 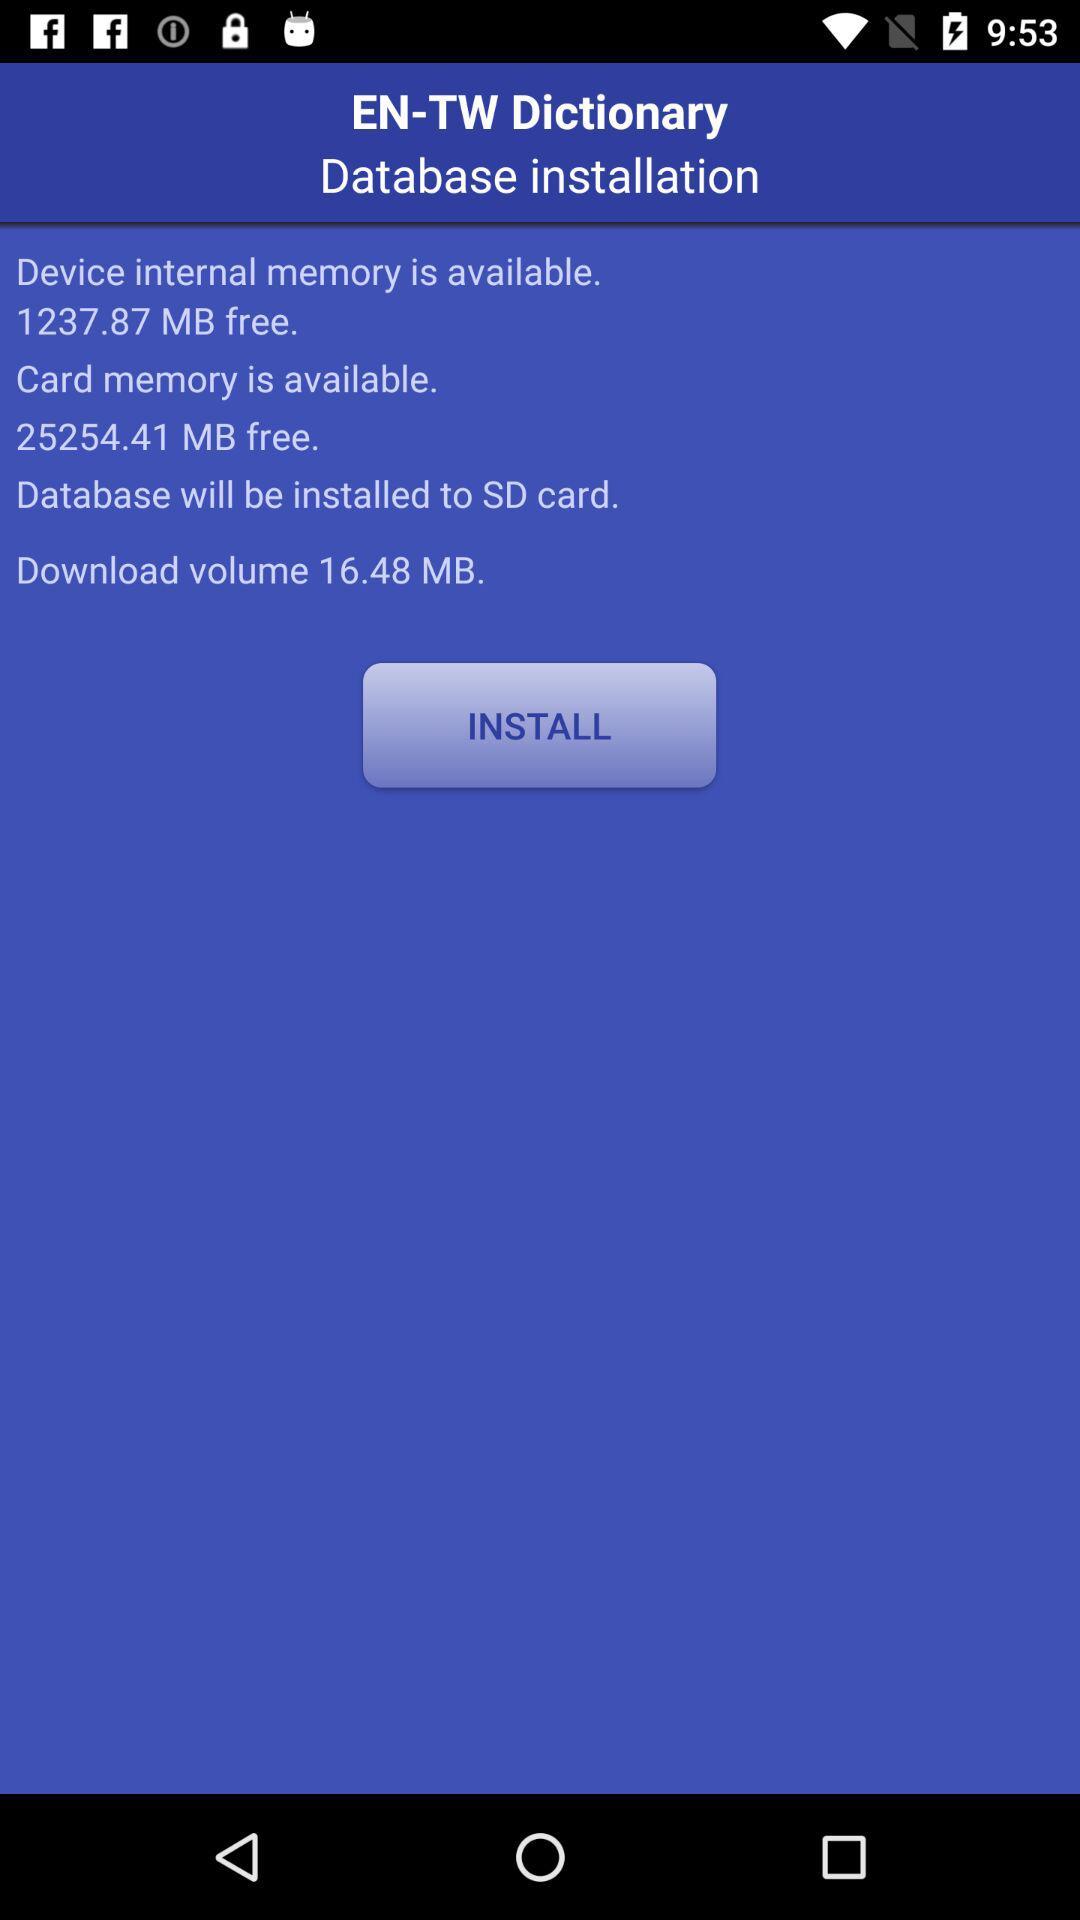 What do you see at coordinates (538, 724) in the screenshot?
I see `the item at the center` at bounding box center [538, 724].